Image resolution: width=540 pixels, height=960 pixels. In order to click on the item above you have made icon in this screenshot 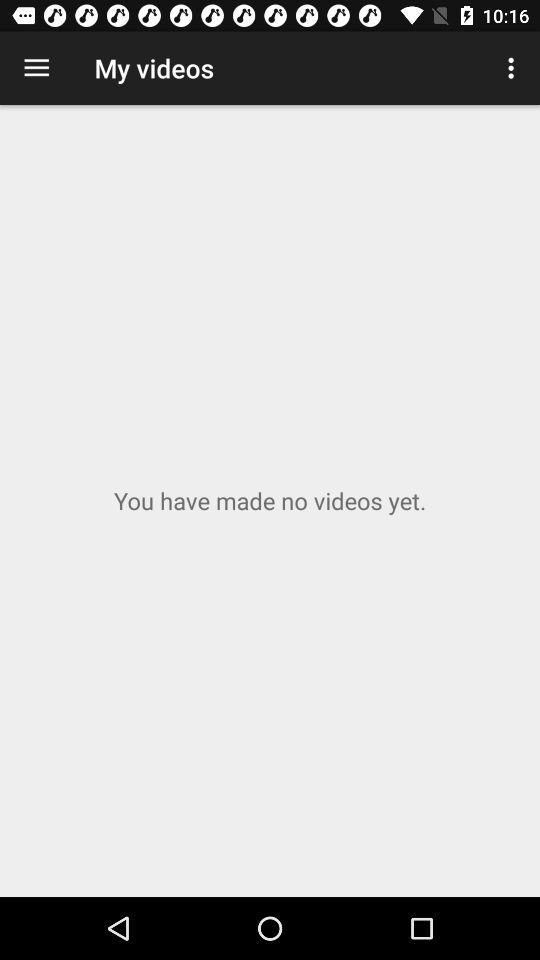, I will do `click(36, 68)`.